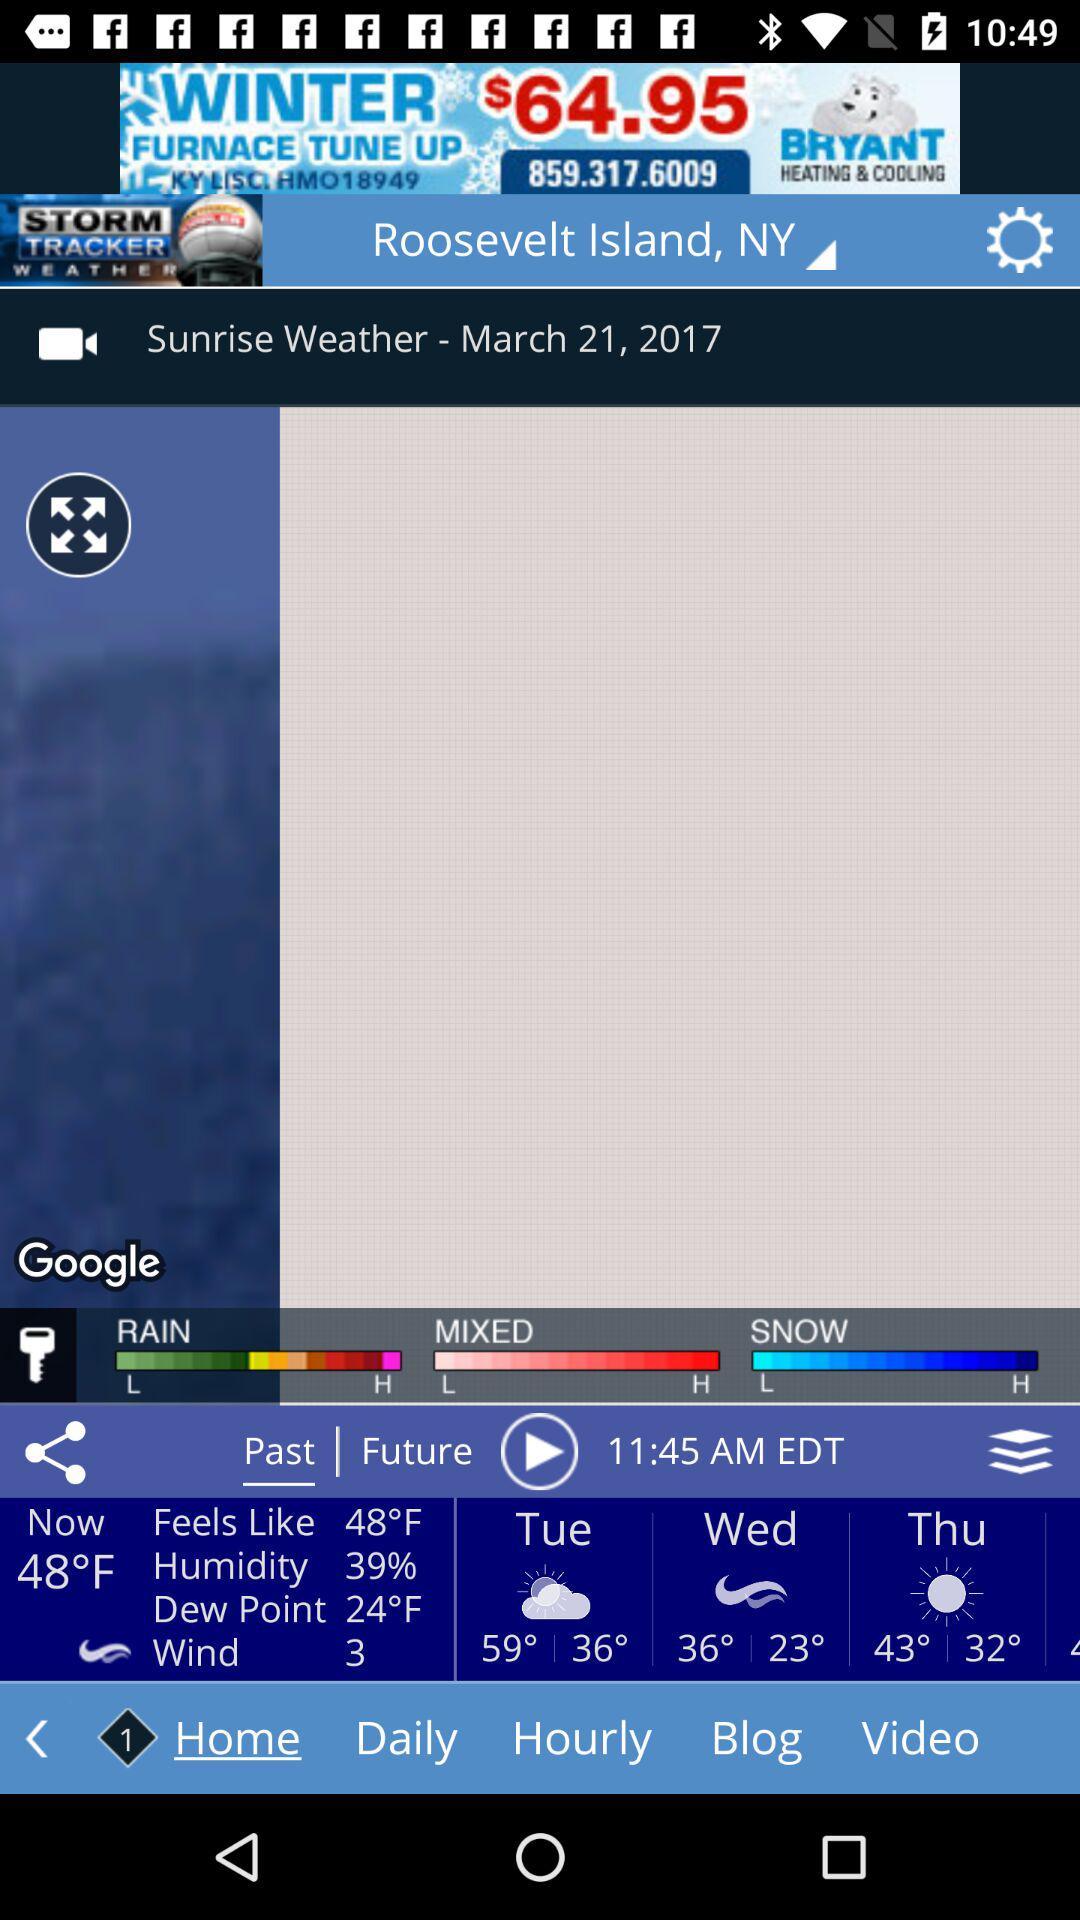 This screenshot has height=1920, width=1080. I want to click on play icon before 1145 am, so click(540, 1451).